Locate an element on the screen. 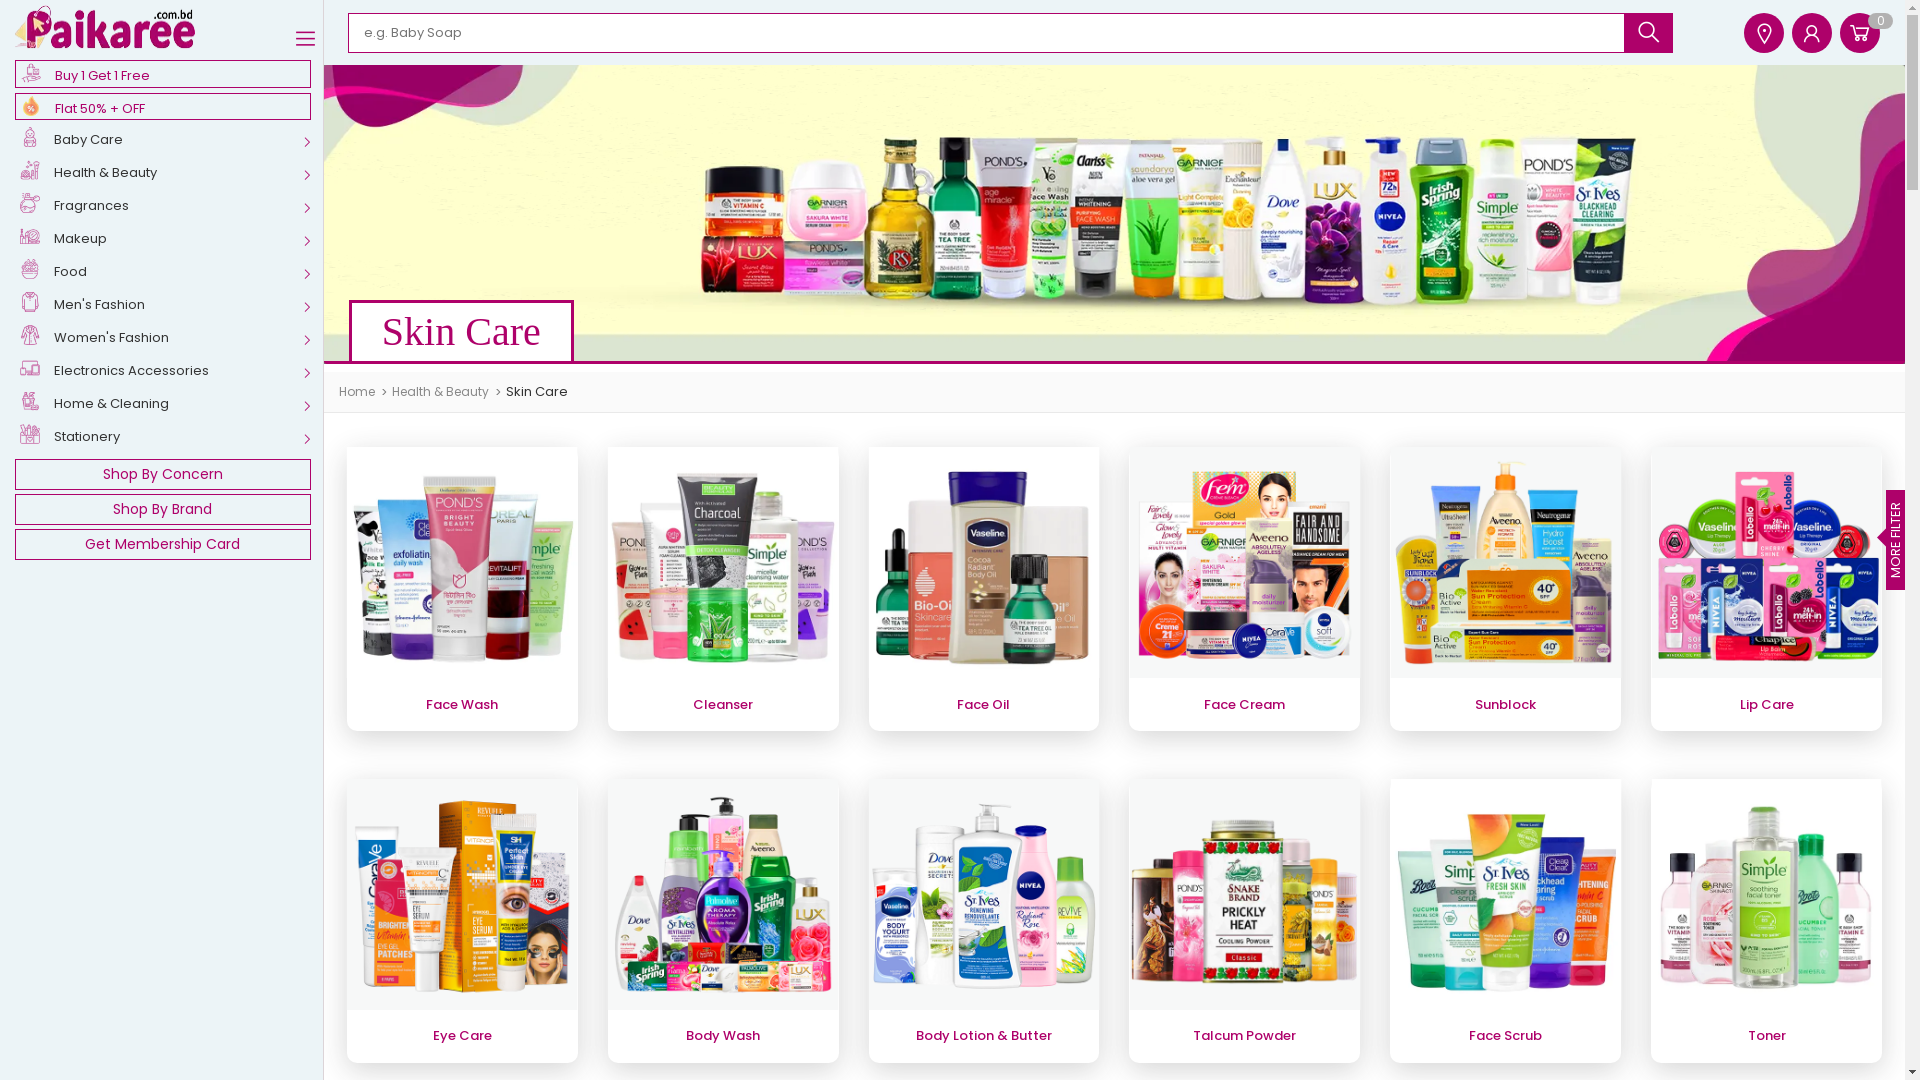 Image resolution: width=1920 pixels, height=1080 pixels. 'Electronics Accessories' is located at coordinates (168, 372).